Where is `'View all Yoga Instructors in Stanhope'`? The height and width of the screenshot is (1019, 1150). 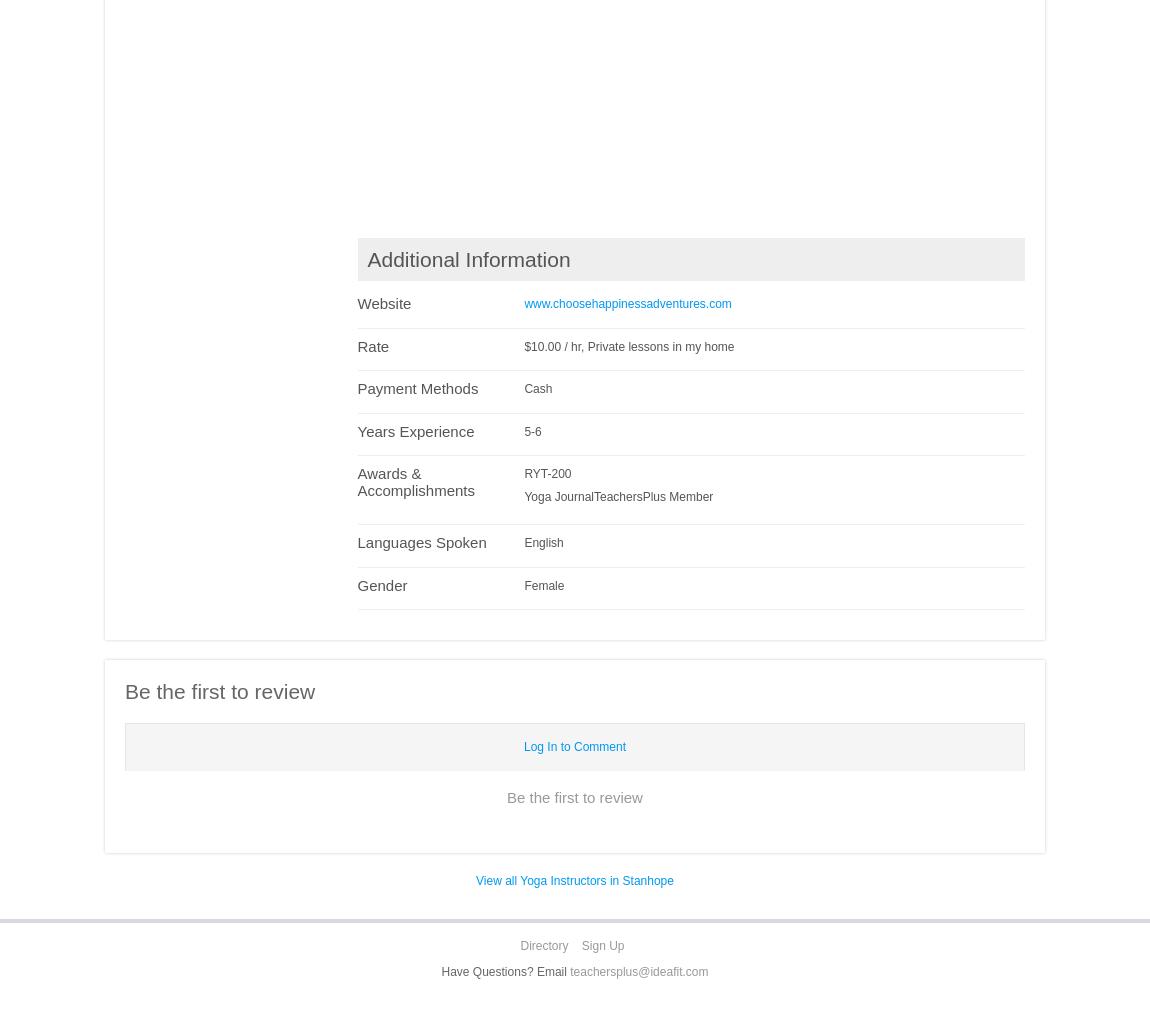
'View all Yoga Instructors in Stanhope' is located at coordinates (574, 881).